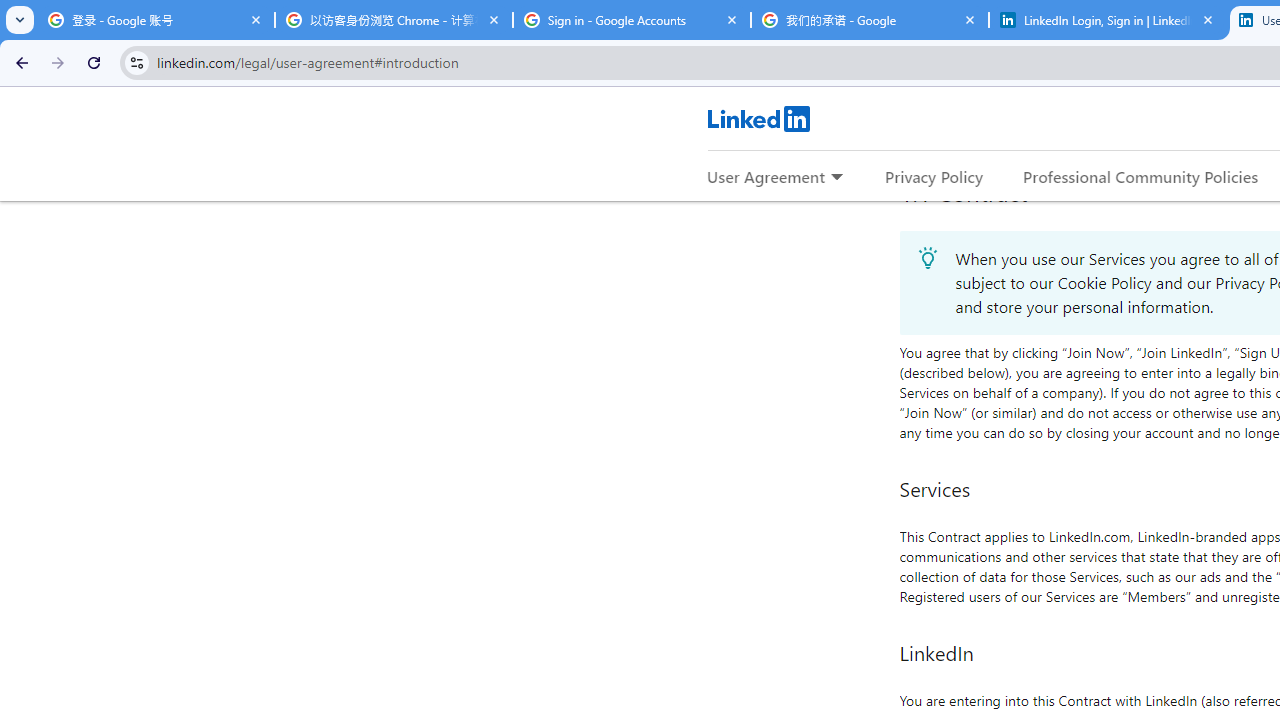  What do you see at coordinates (836, 177) in the screenshot?
I see `'Expand to show more links for User Agreement'` at bounding box center [836, 177].